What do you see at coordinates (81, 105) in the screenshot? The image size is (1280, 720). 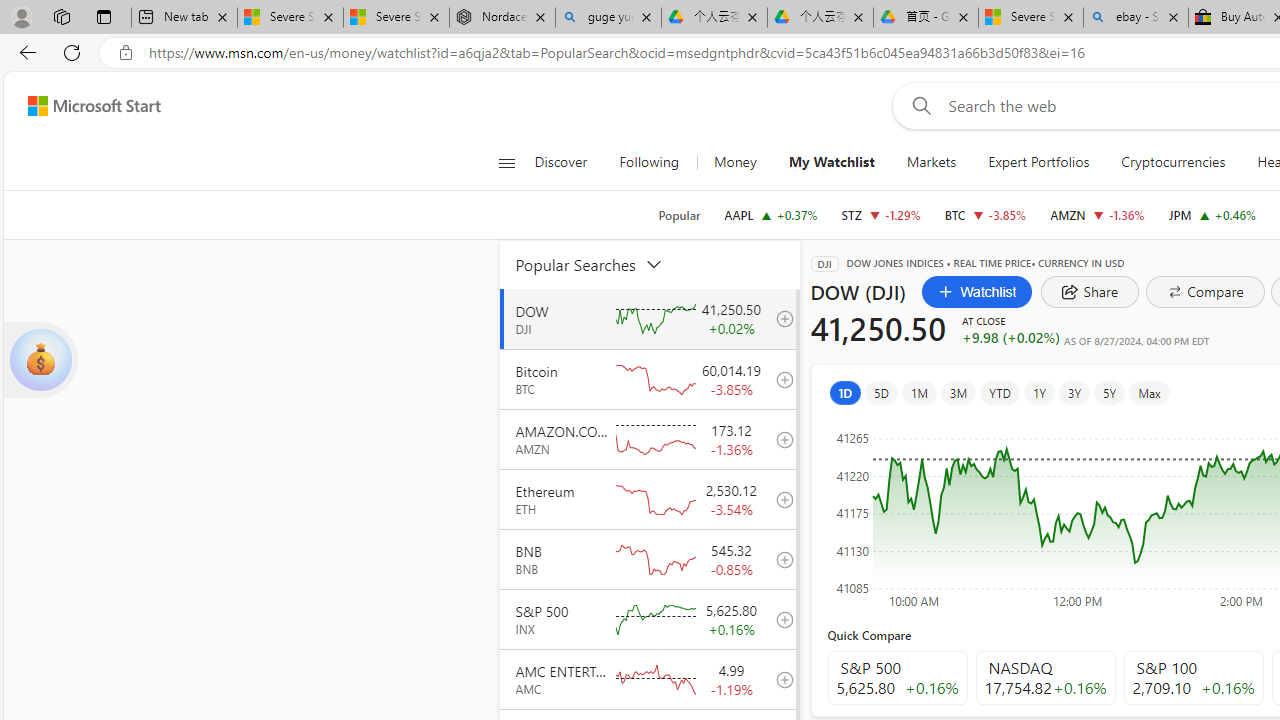 I see `'Skip to footer'` at bounding box center [81, 105].